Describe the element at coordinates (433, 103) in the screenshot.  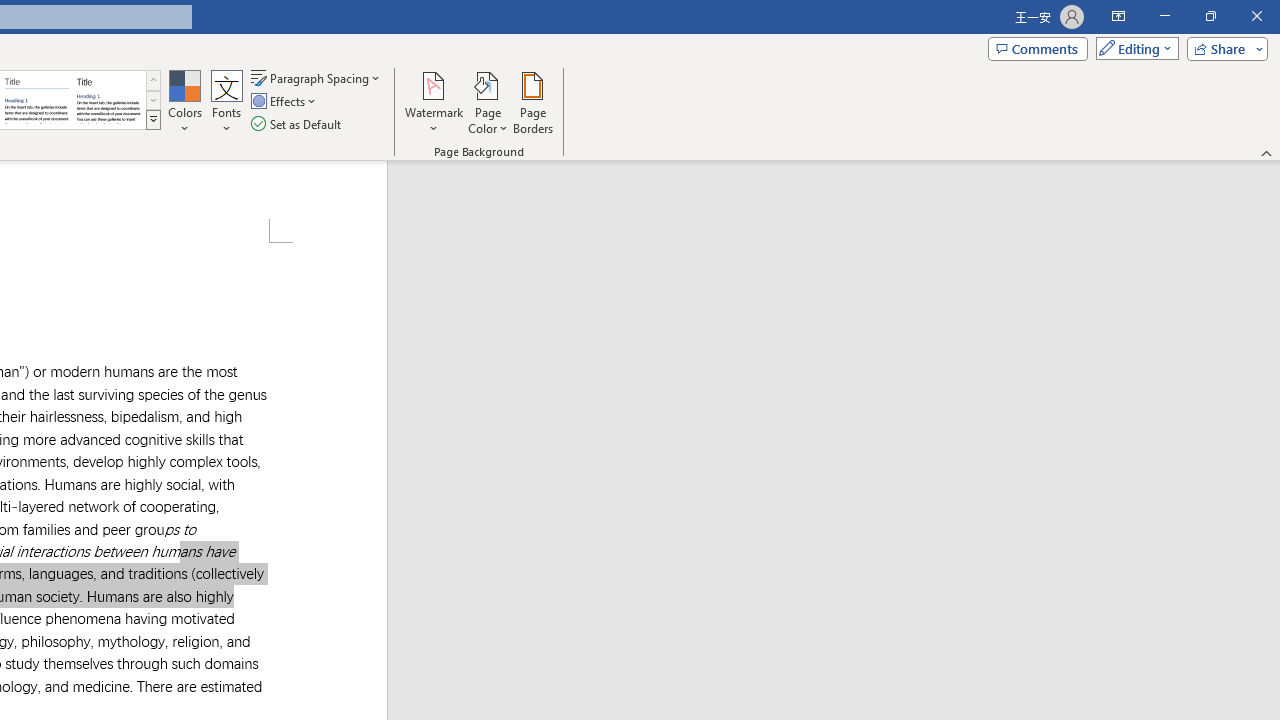
I see `'Watermark'` at that location.